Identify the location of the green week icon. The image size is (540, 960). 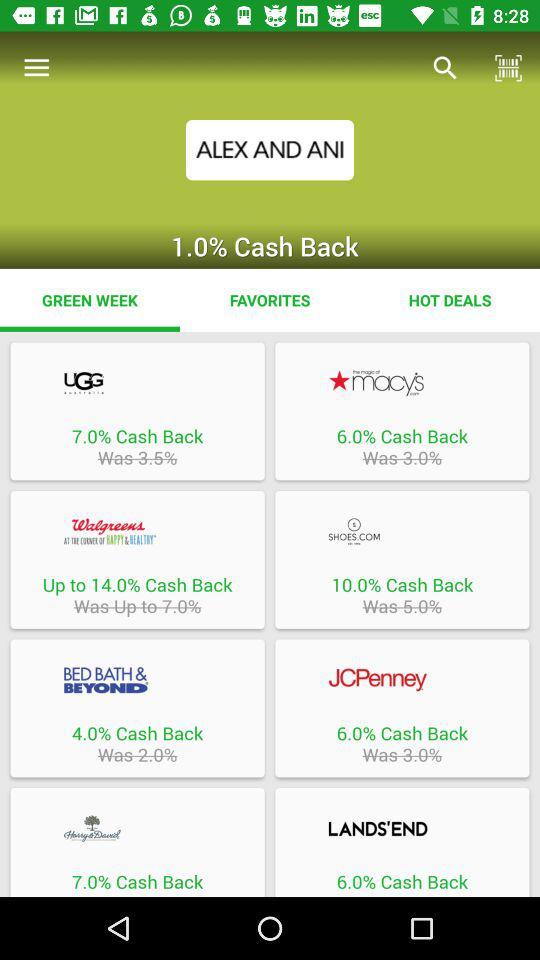
(89, 299).